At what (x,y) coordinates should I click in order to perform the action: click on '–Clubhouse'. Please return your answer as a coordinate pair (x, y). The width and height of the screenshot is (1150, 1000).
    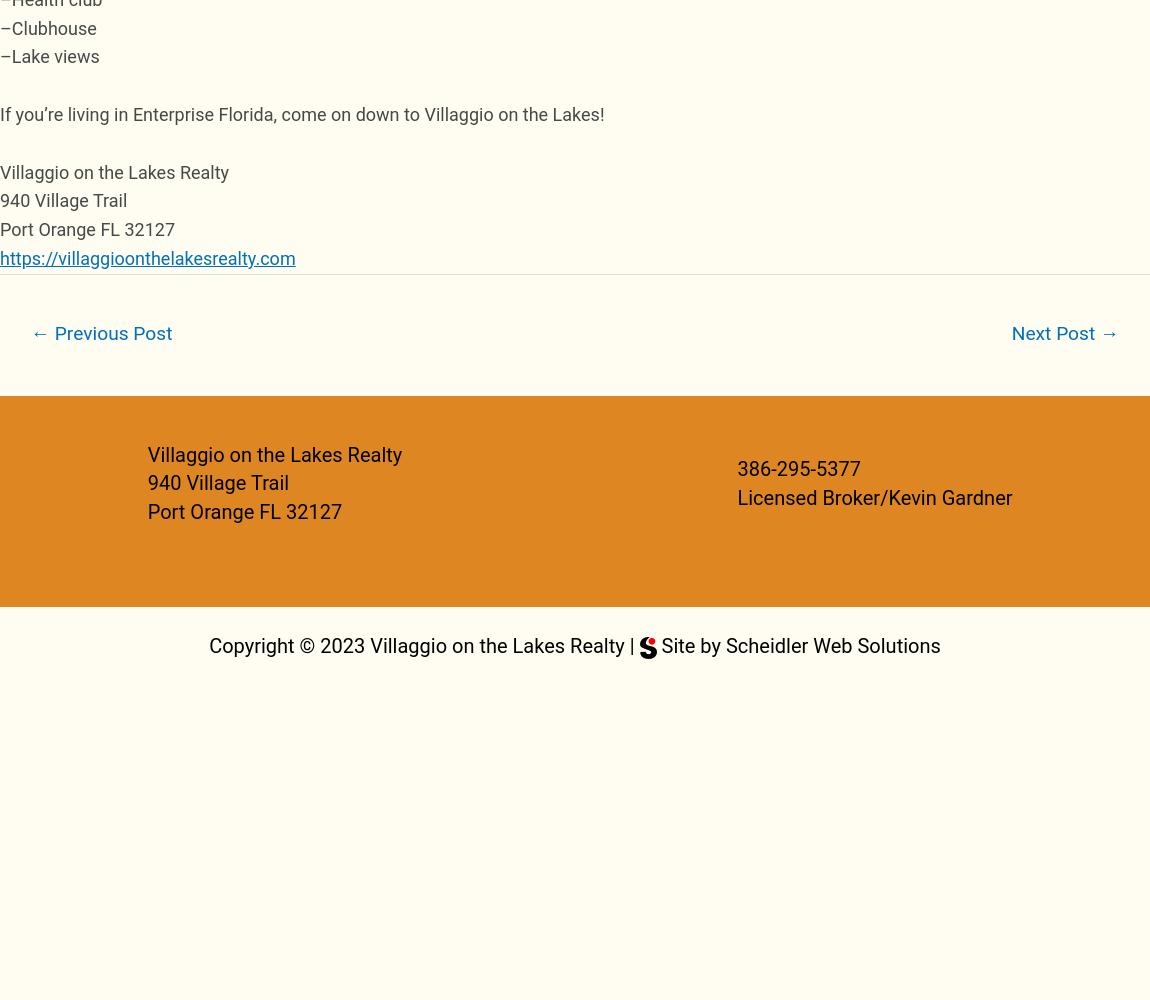
    Looking at the image, I should click on (0, 27).